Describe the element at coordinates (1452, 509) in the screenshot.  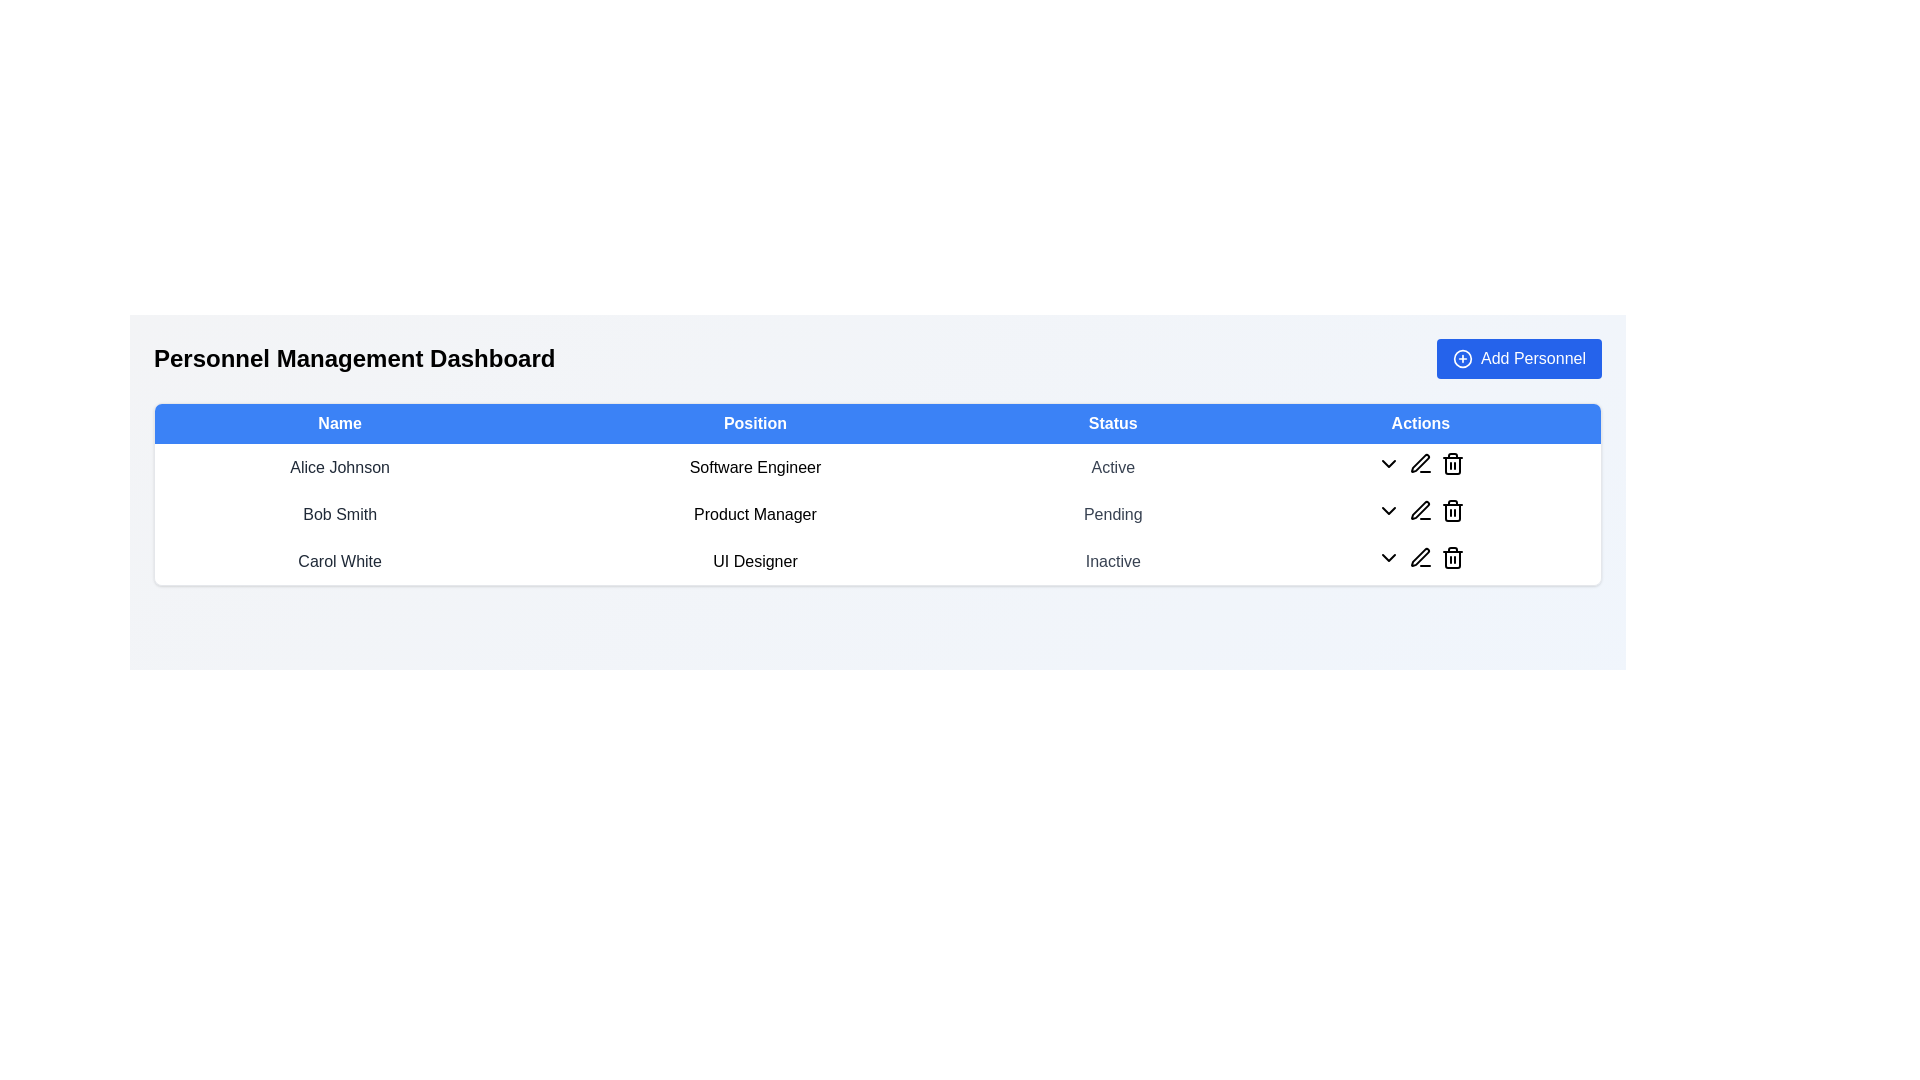
I see `the delete button located in the 'Actions' column of the second row in the table for 'Bob Smith - Product Manager - Pending' to initiate the delete action` at that location.